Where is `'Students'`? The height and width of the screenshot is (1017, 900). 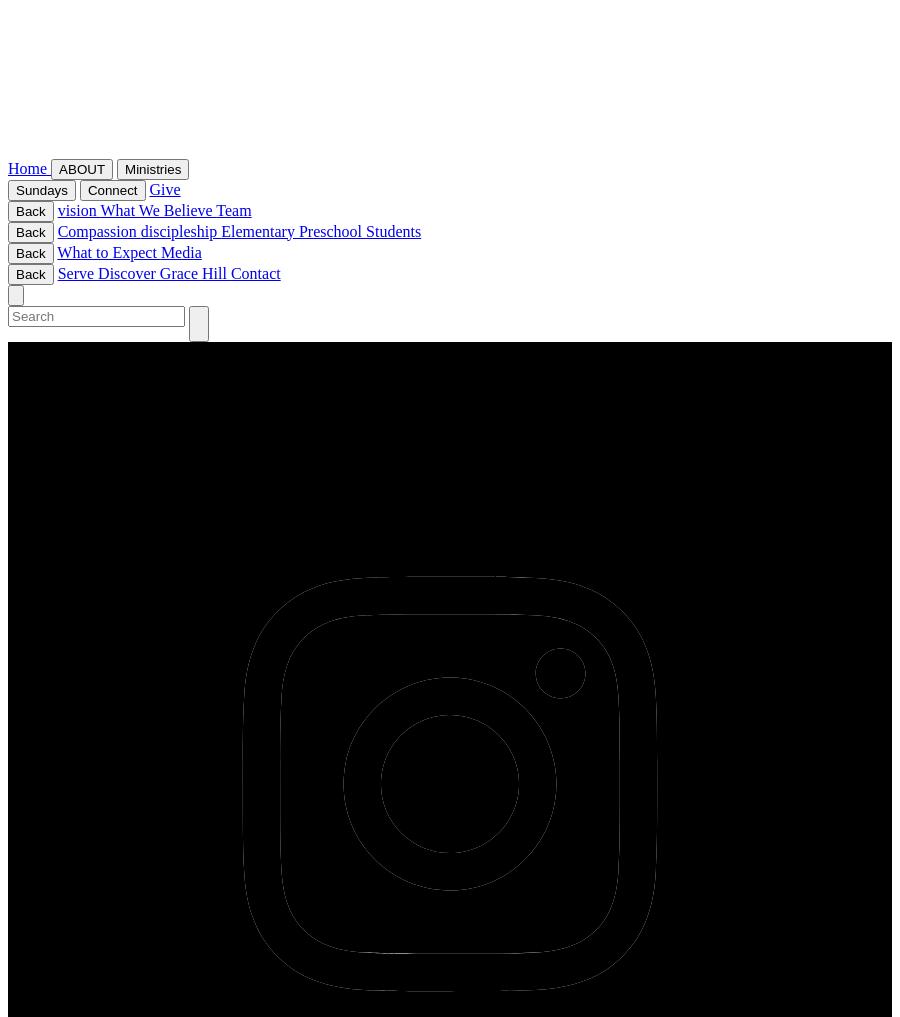
'Students' is located at coordinates (393, 229).